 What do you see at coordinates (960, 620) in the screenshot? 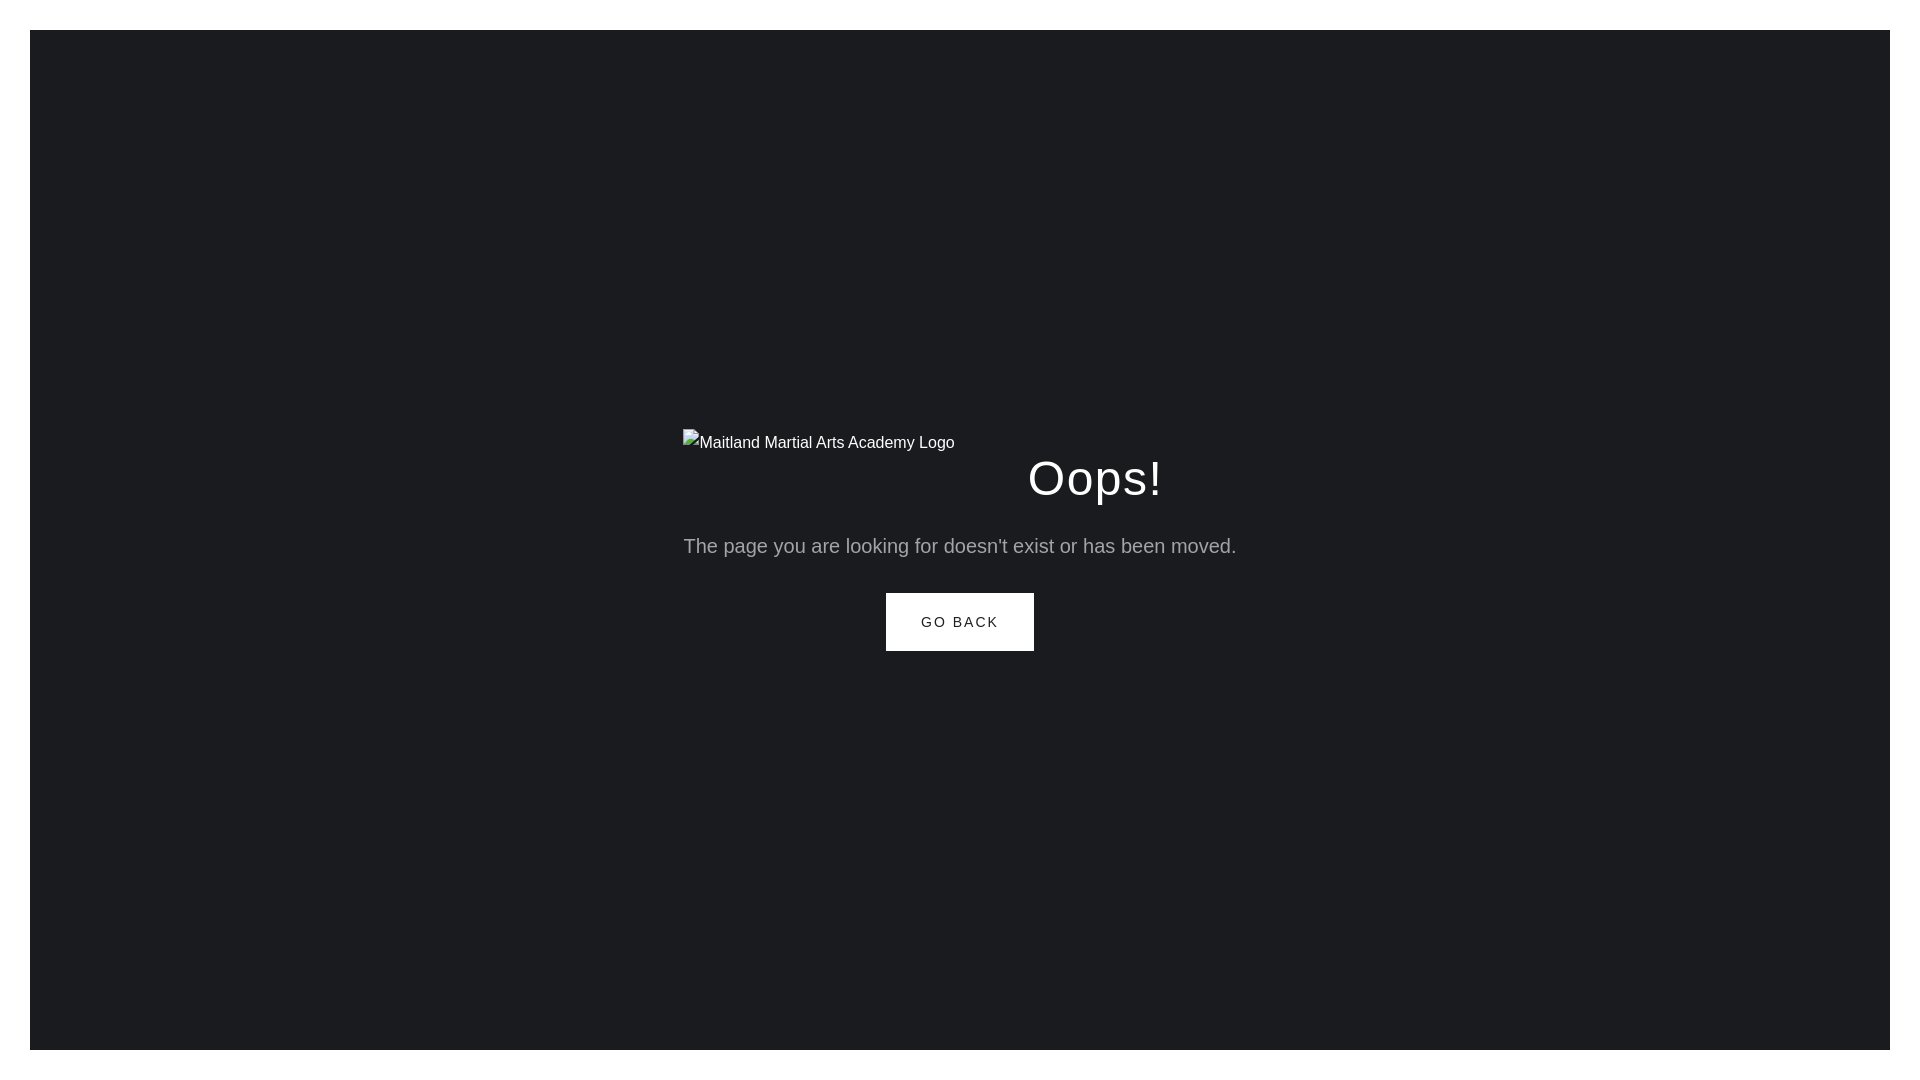
I see `'GO BACK'` at bounding box center [960, 620].